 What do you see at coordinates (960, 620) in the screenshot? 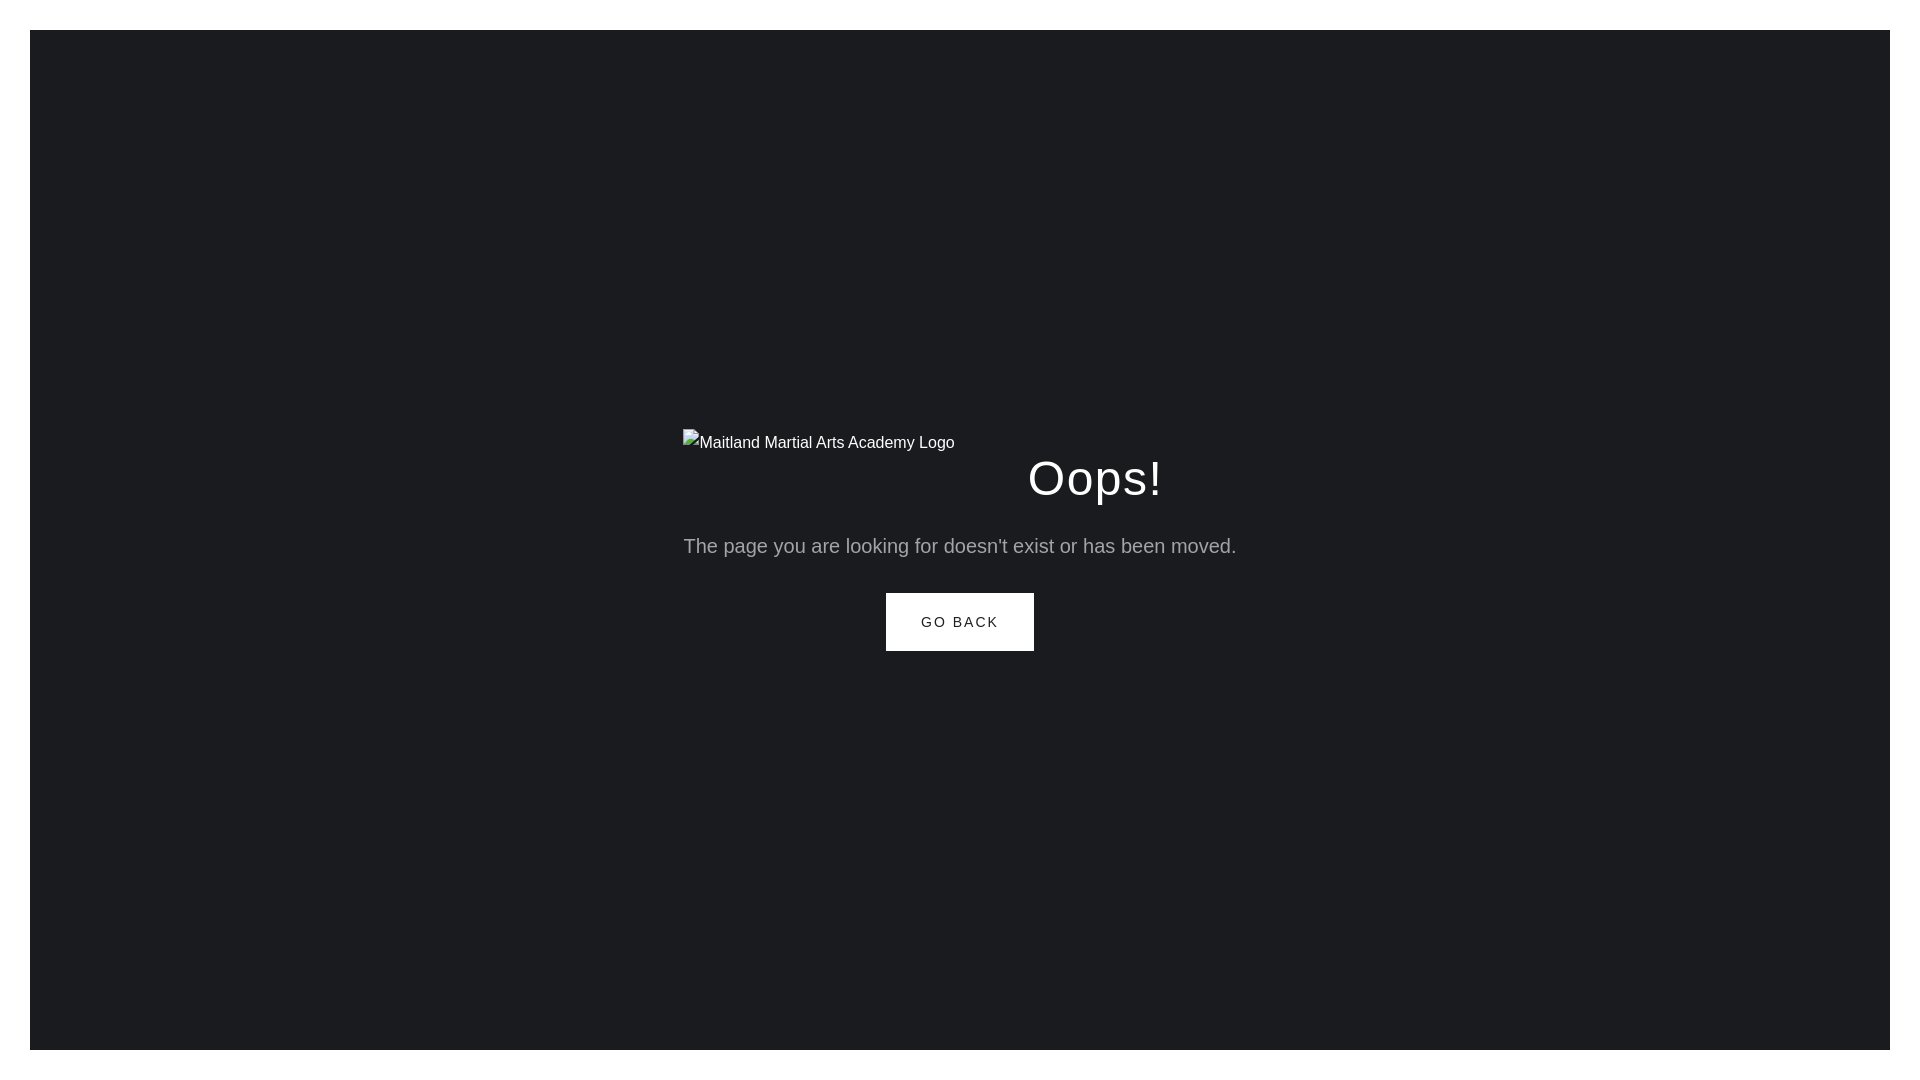
I see `'GO BACK'` at bounding box center [960, 620].